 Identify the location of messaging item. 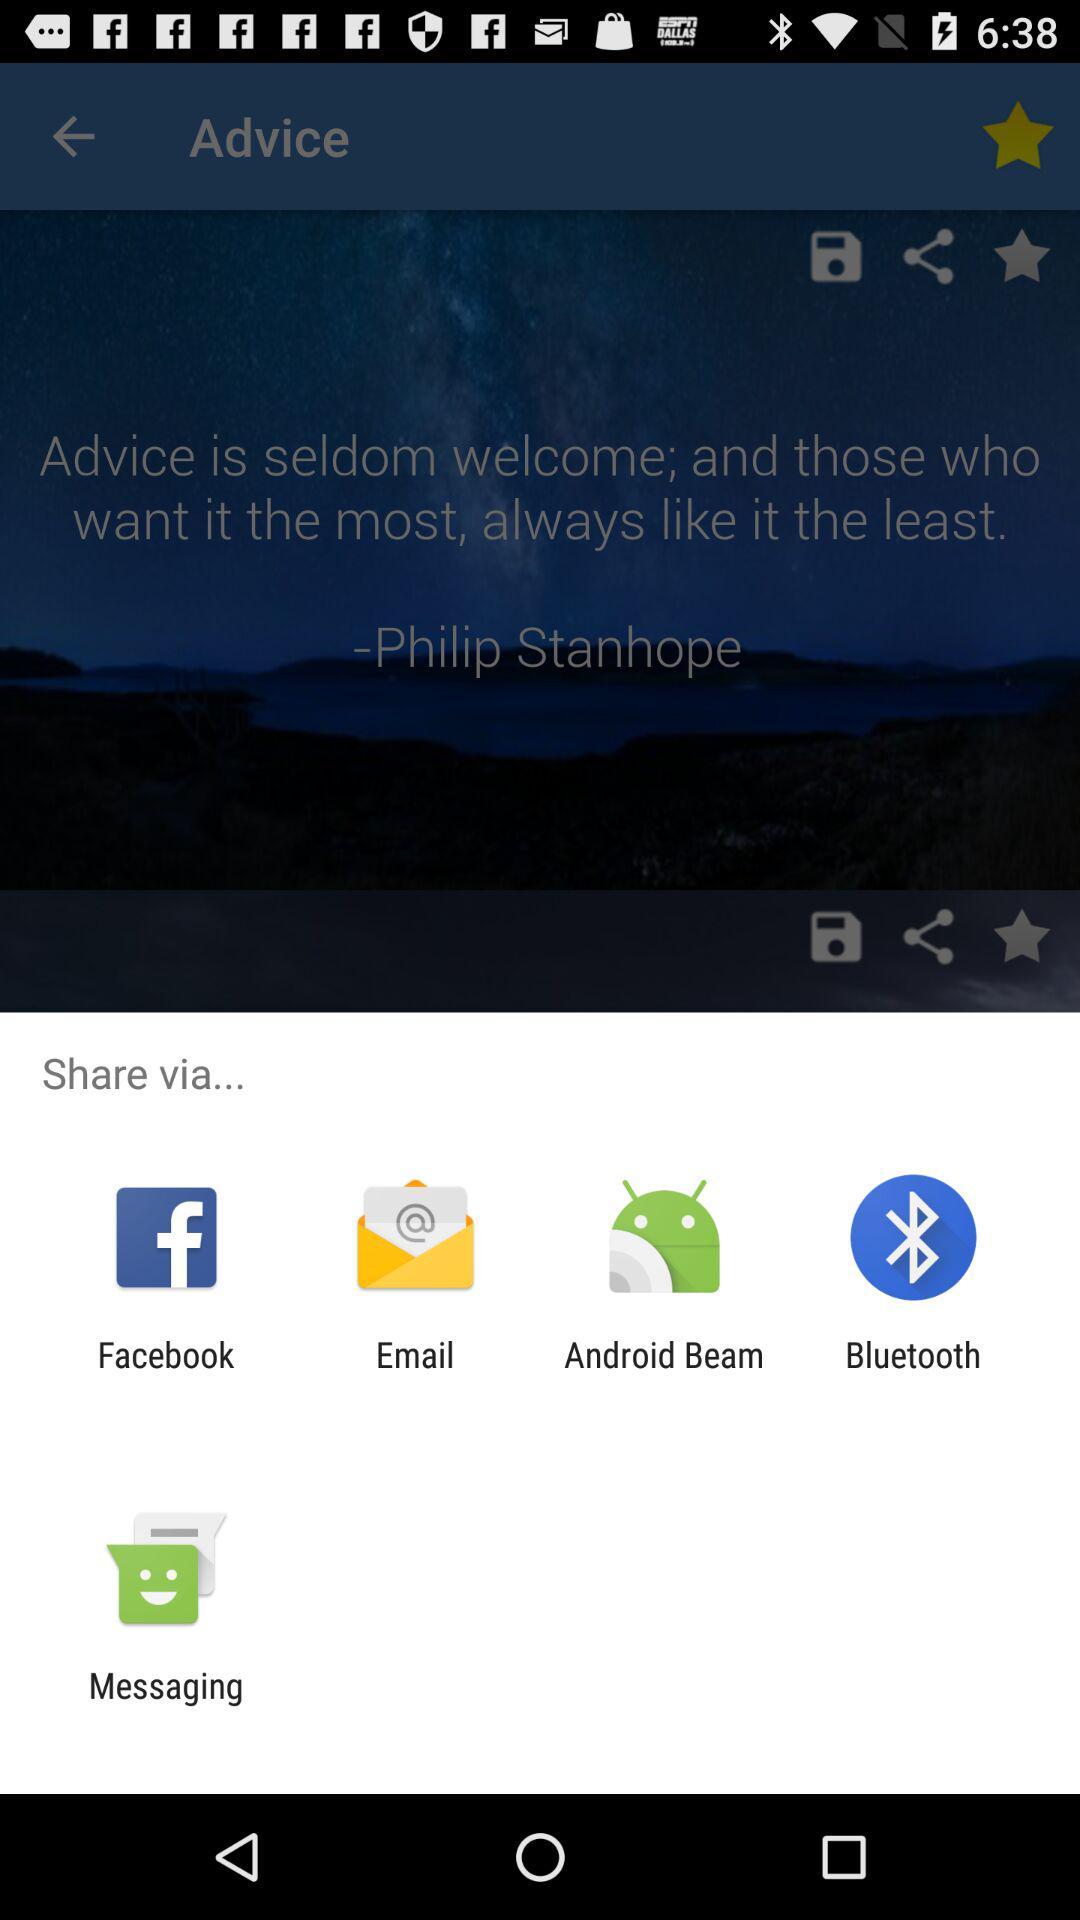
(165, 1705).